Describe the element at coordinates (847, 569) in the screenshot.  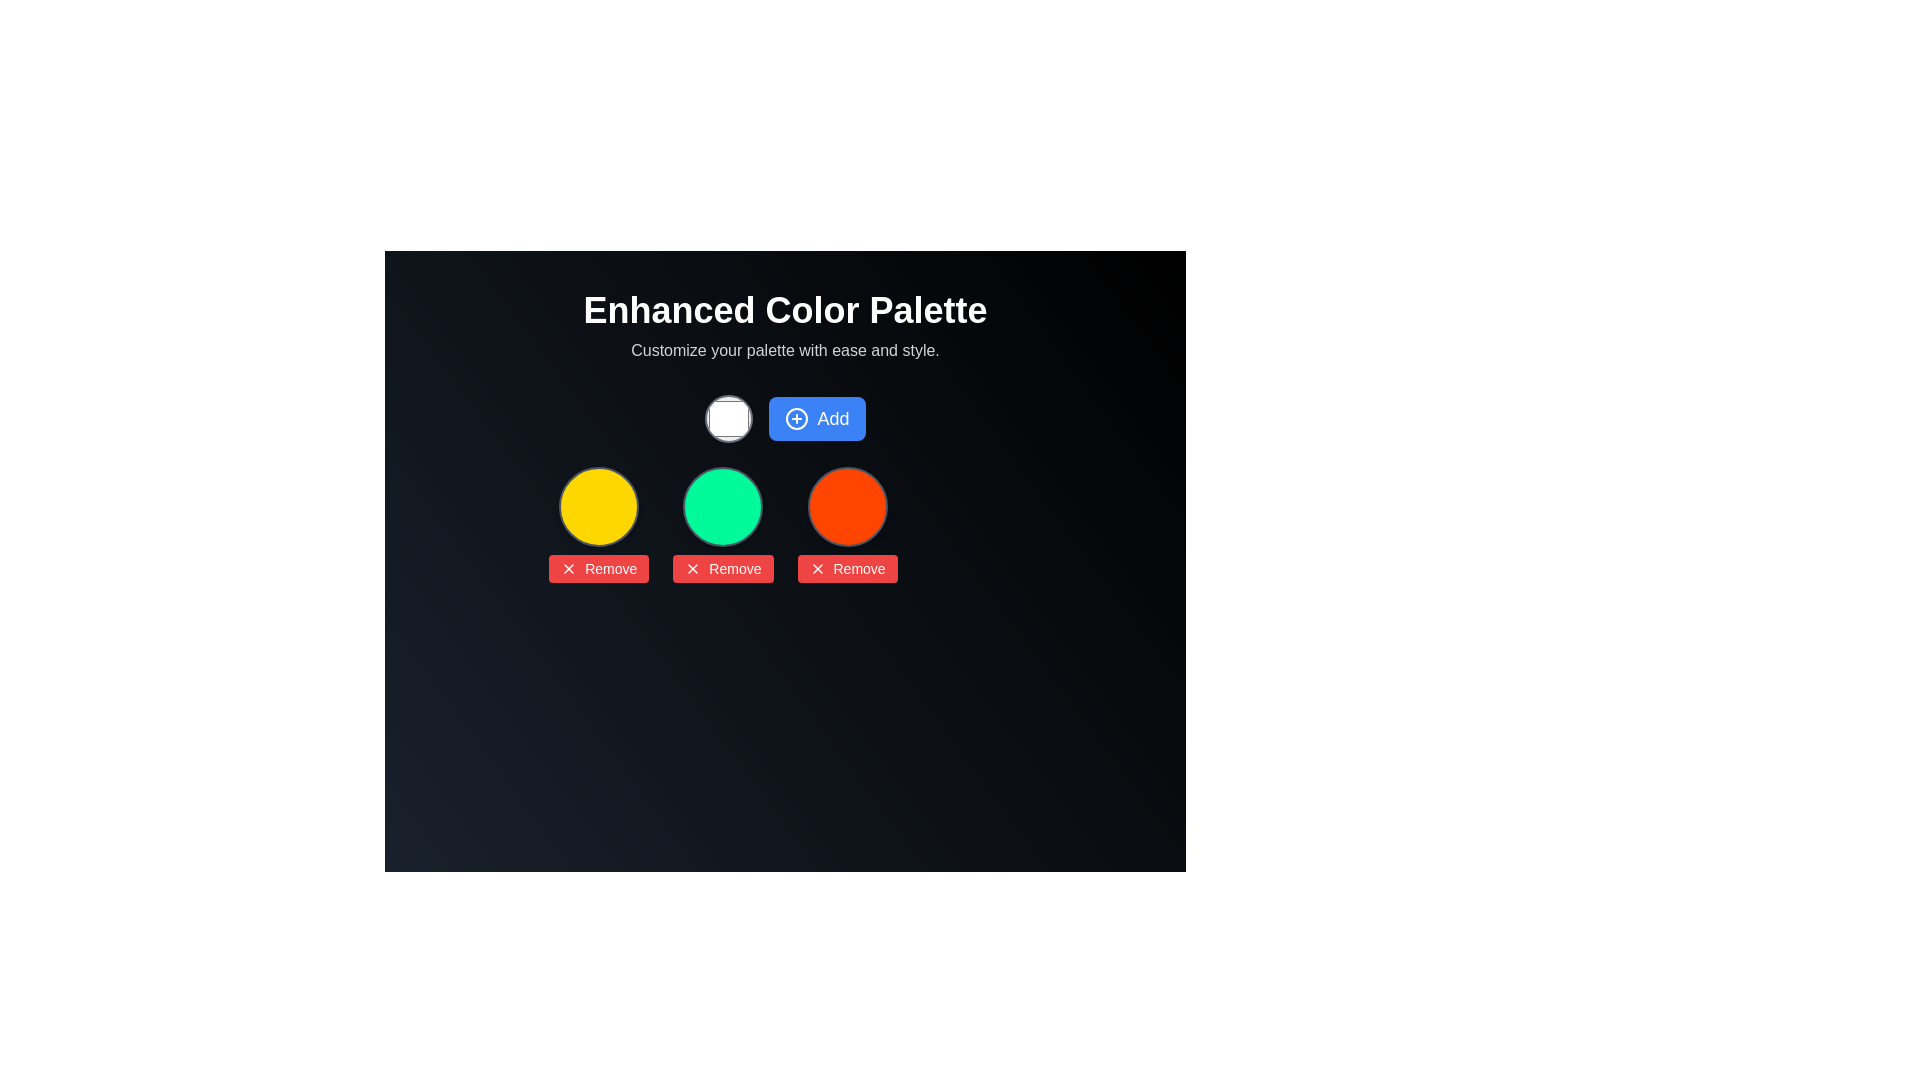
I see `the third button from the left, positioned below the orange circular icon` at that location.